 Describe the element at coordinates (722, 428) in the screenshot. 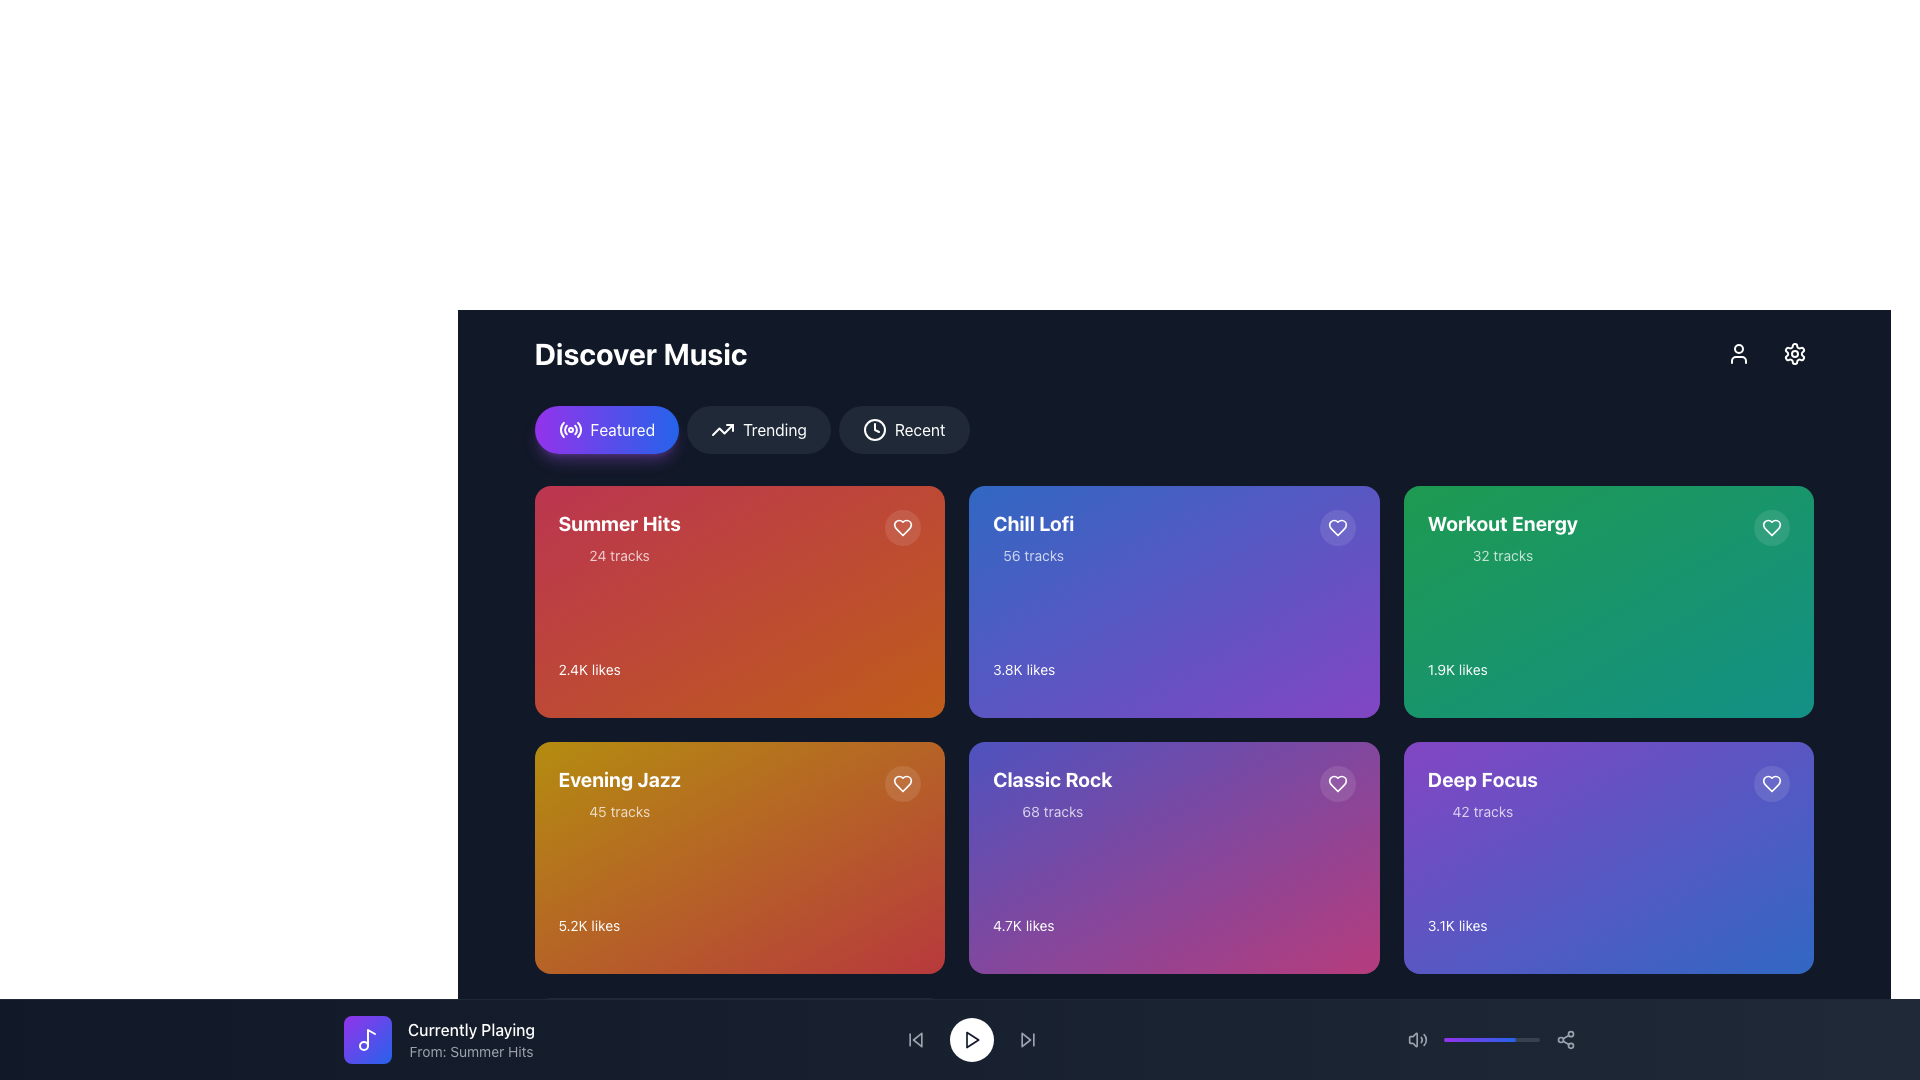

I see `the button` at that location.